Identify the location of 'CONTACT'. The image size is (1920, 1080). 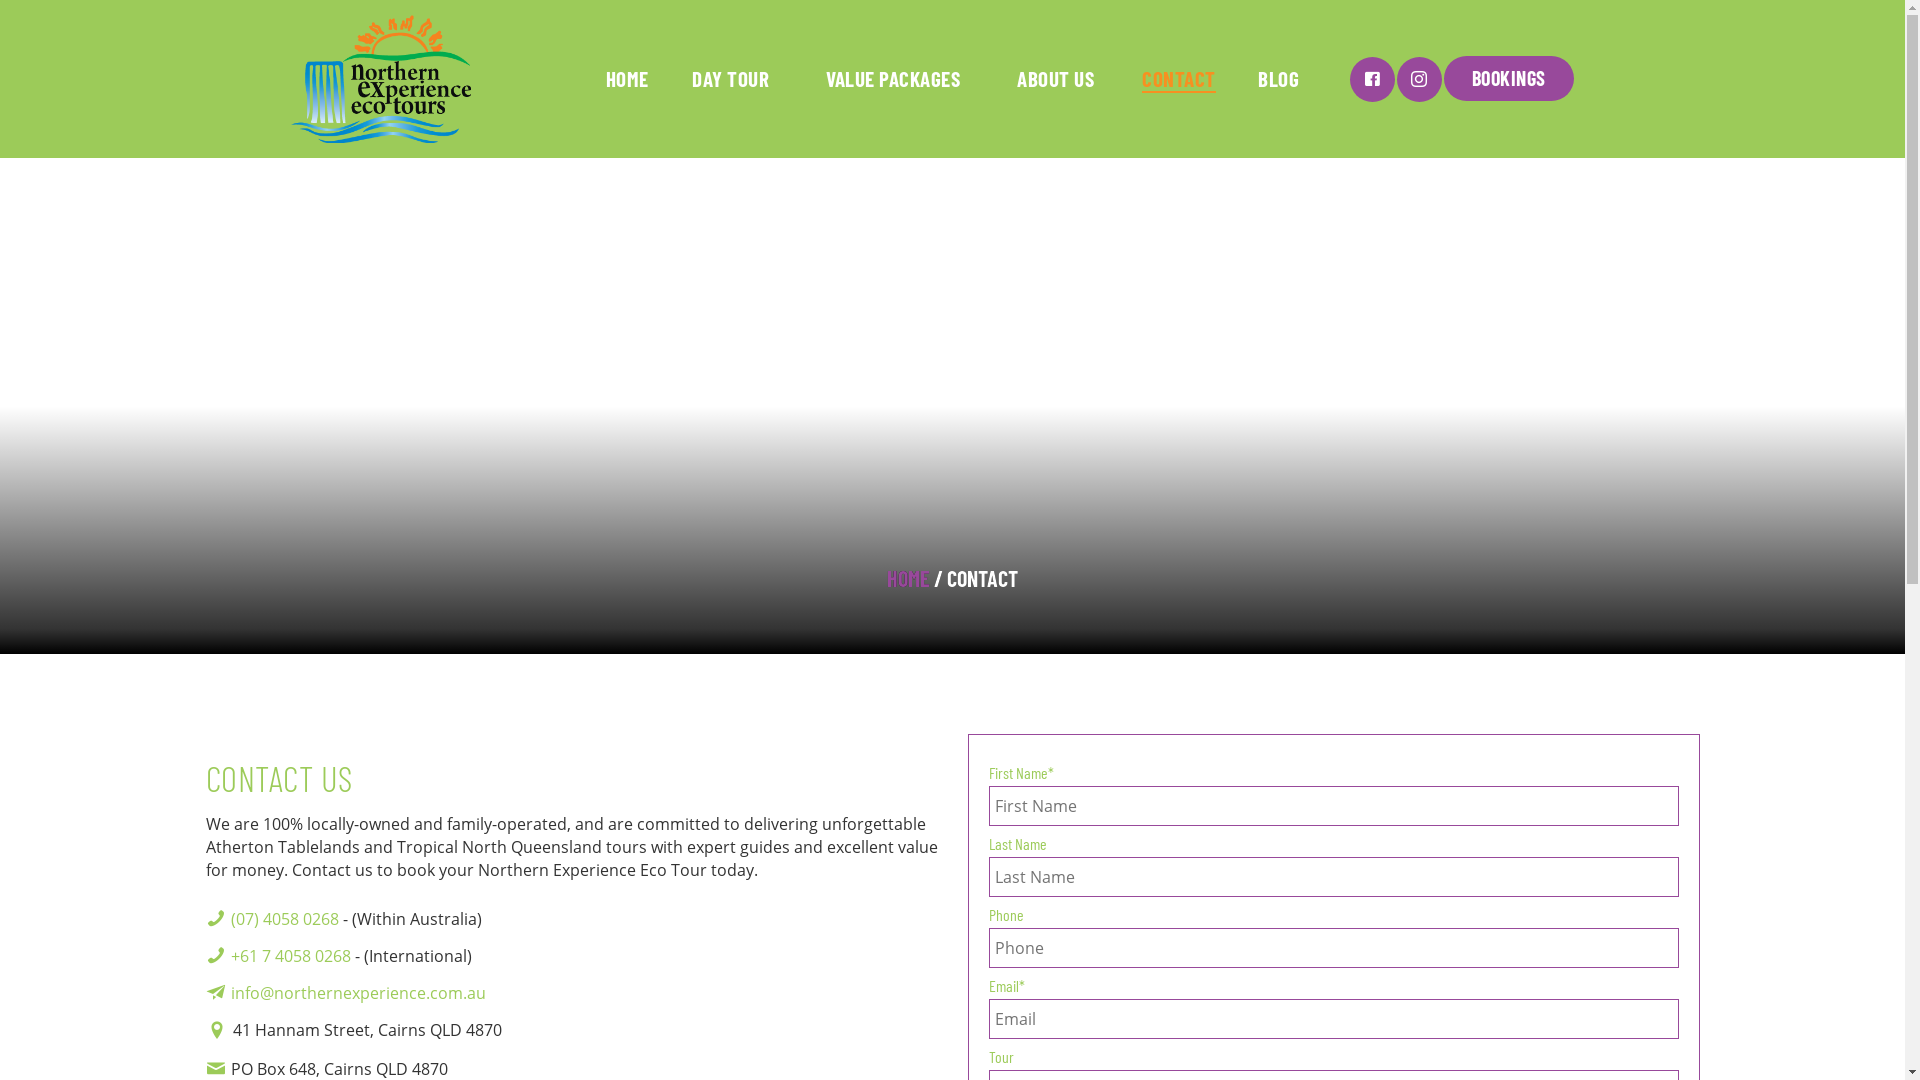
(1178, 77).